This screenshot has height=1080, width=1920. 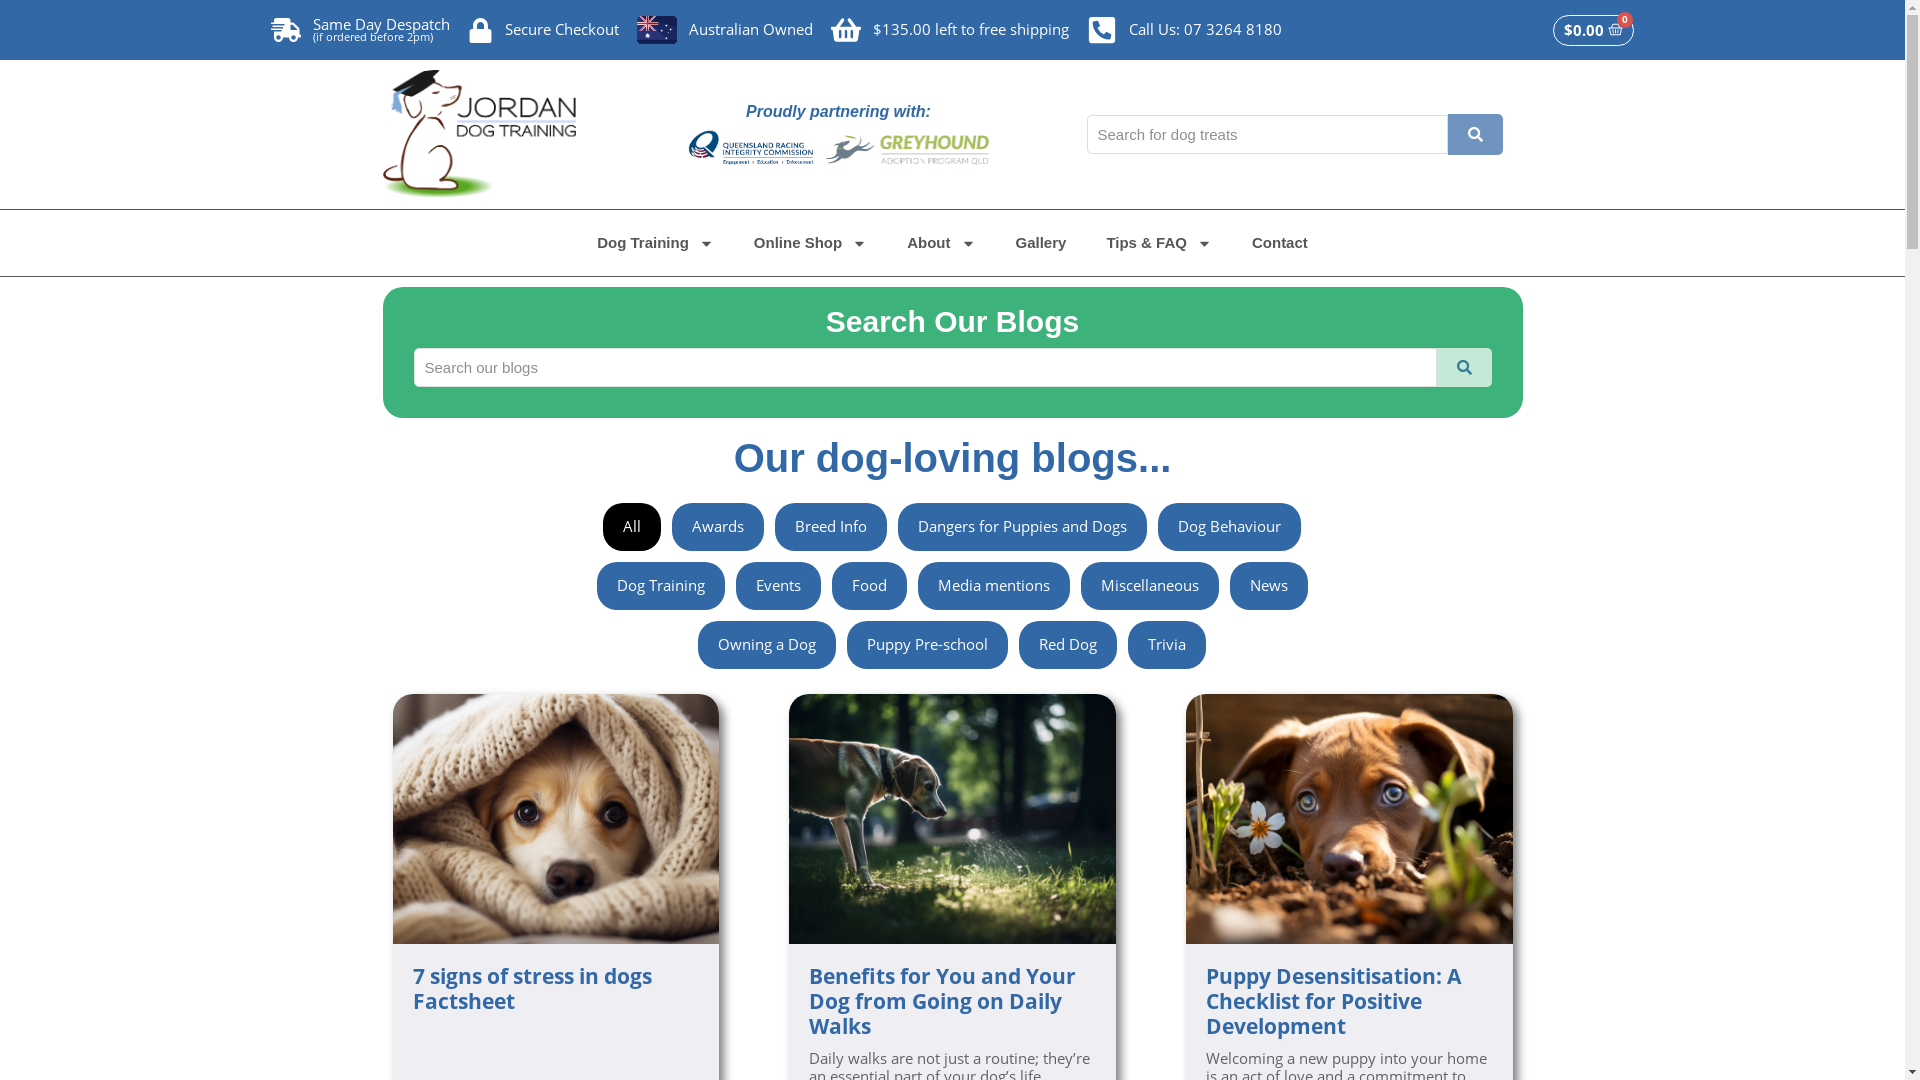 I want to click on 'Trivia', so click(x=1128, y=644).